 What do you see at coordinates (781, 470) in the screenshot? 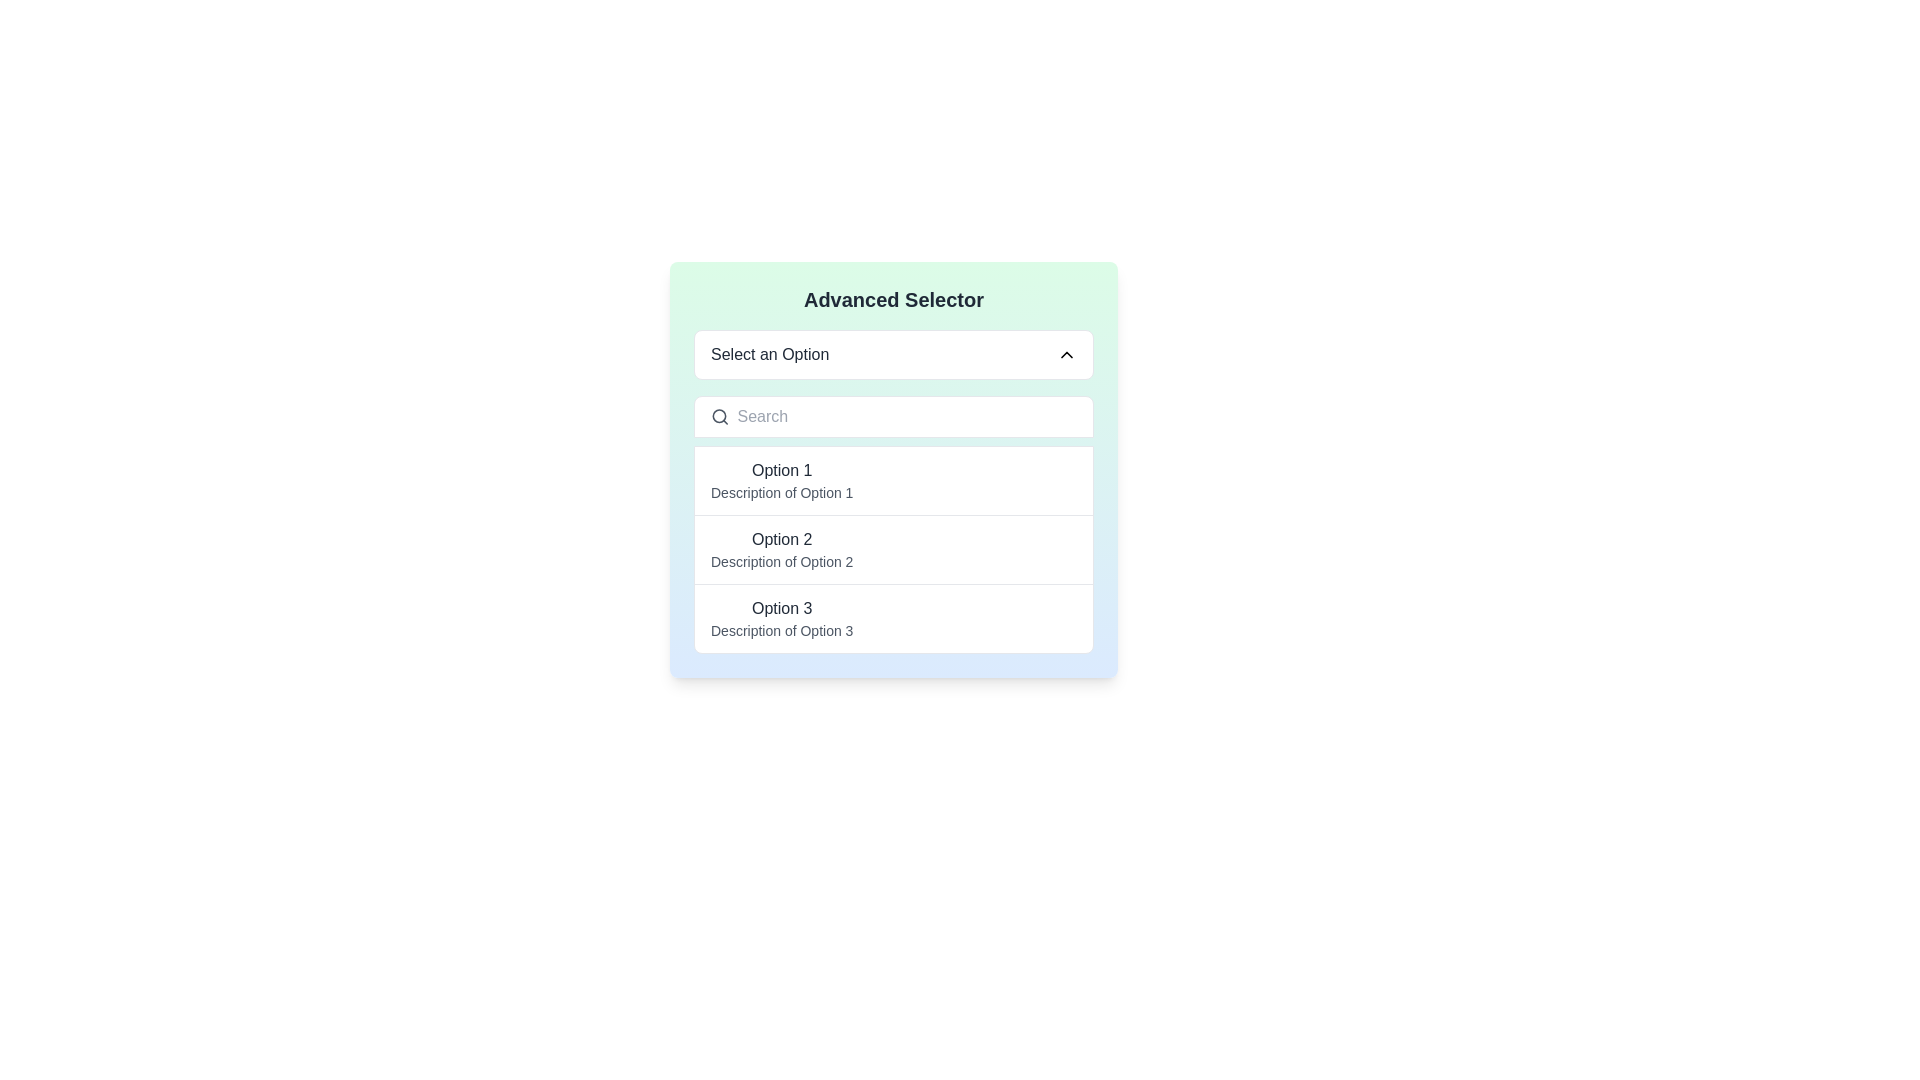
I see `the static text label that serves as the title for the first option in the dropdown menu, located above the description text` at bounding box center [781, 470].